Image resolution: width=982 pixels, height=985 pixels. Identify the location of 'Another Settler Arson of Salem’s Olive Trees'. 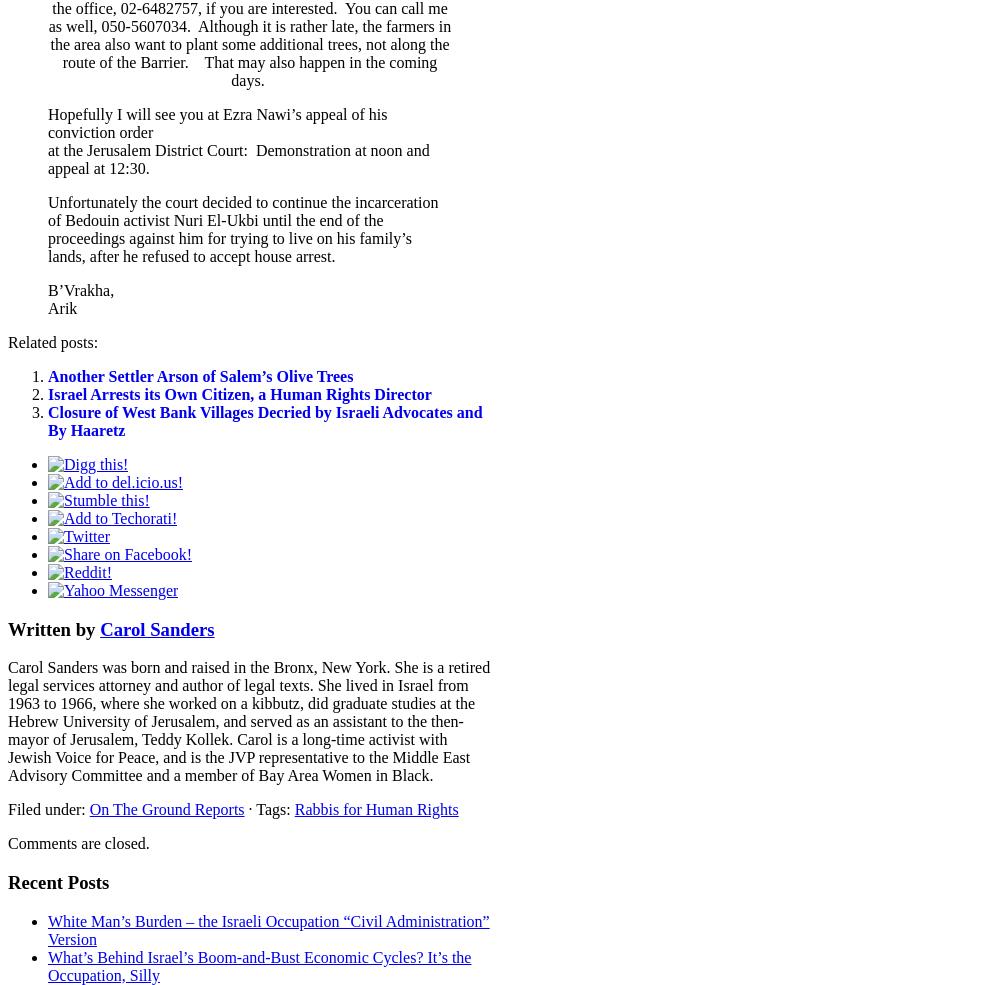
(47, 375).